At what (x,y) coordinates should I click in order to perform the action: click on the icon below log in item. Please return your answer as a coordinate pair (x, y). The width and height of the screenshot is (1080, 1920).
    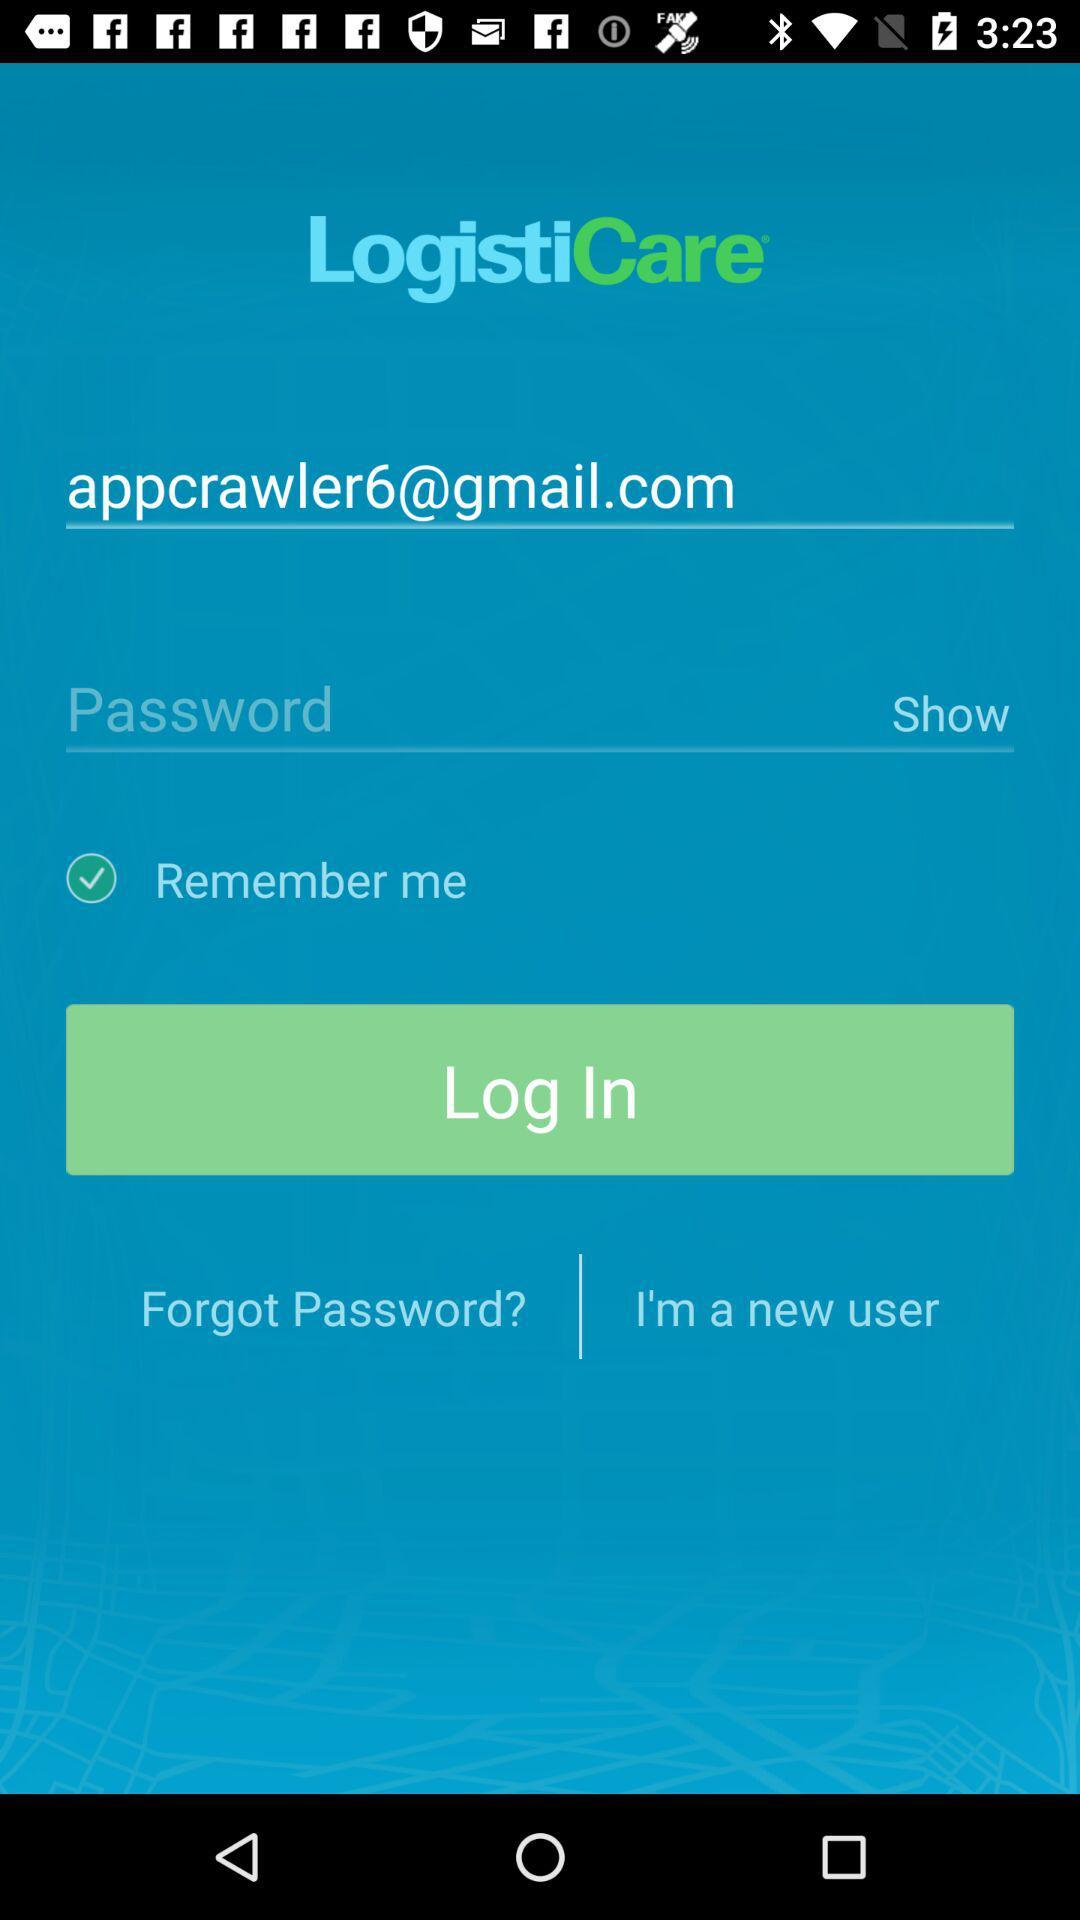
    Looking at the image, I should click on (786, 1306).